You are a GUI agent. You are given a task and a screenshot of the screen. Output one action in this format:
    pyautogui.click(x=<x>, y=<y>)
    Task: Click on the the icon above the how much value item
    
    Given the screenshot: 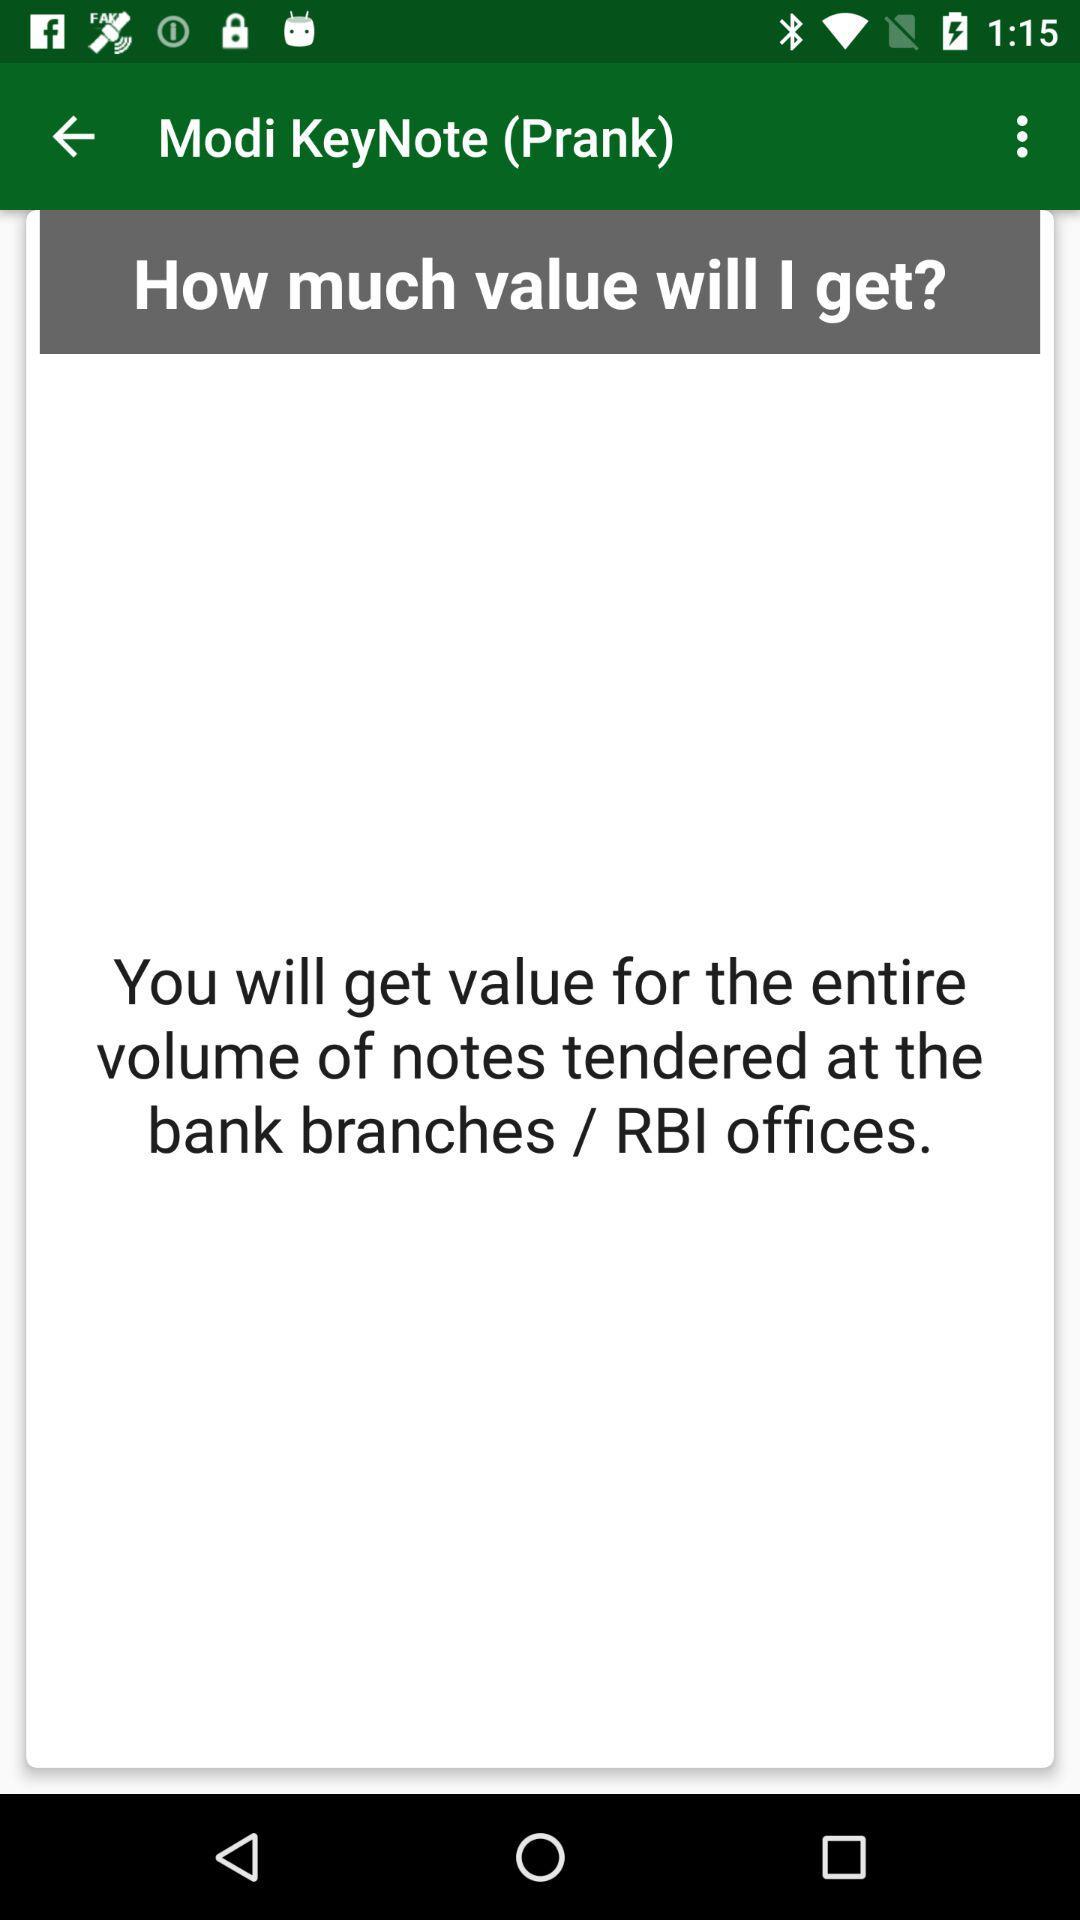 What is the action you would take?
    pyautogui.click(x=72, y=135)
    